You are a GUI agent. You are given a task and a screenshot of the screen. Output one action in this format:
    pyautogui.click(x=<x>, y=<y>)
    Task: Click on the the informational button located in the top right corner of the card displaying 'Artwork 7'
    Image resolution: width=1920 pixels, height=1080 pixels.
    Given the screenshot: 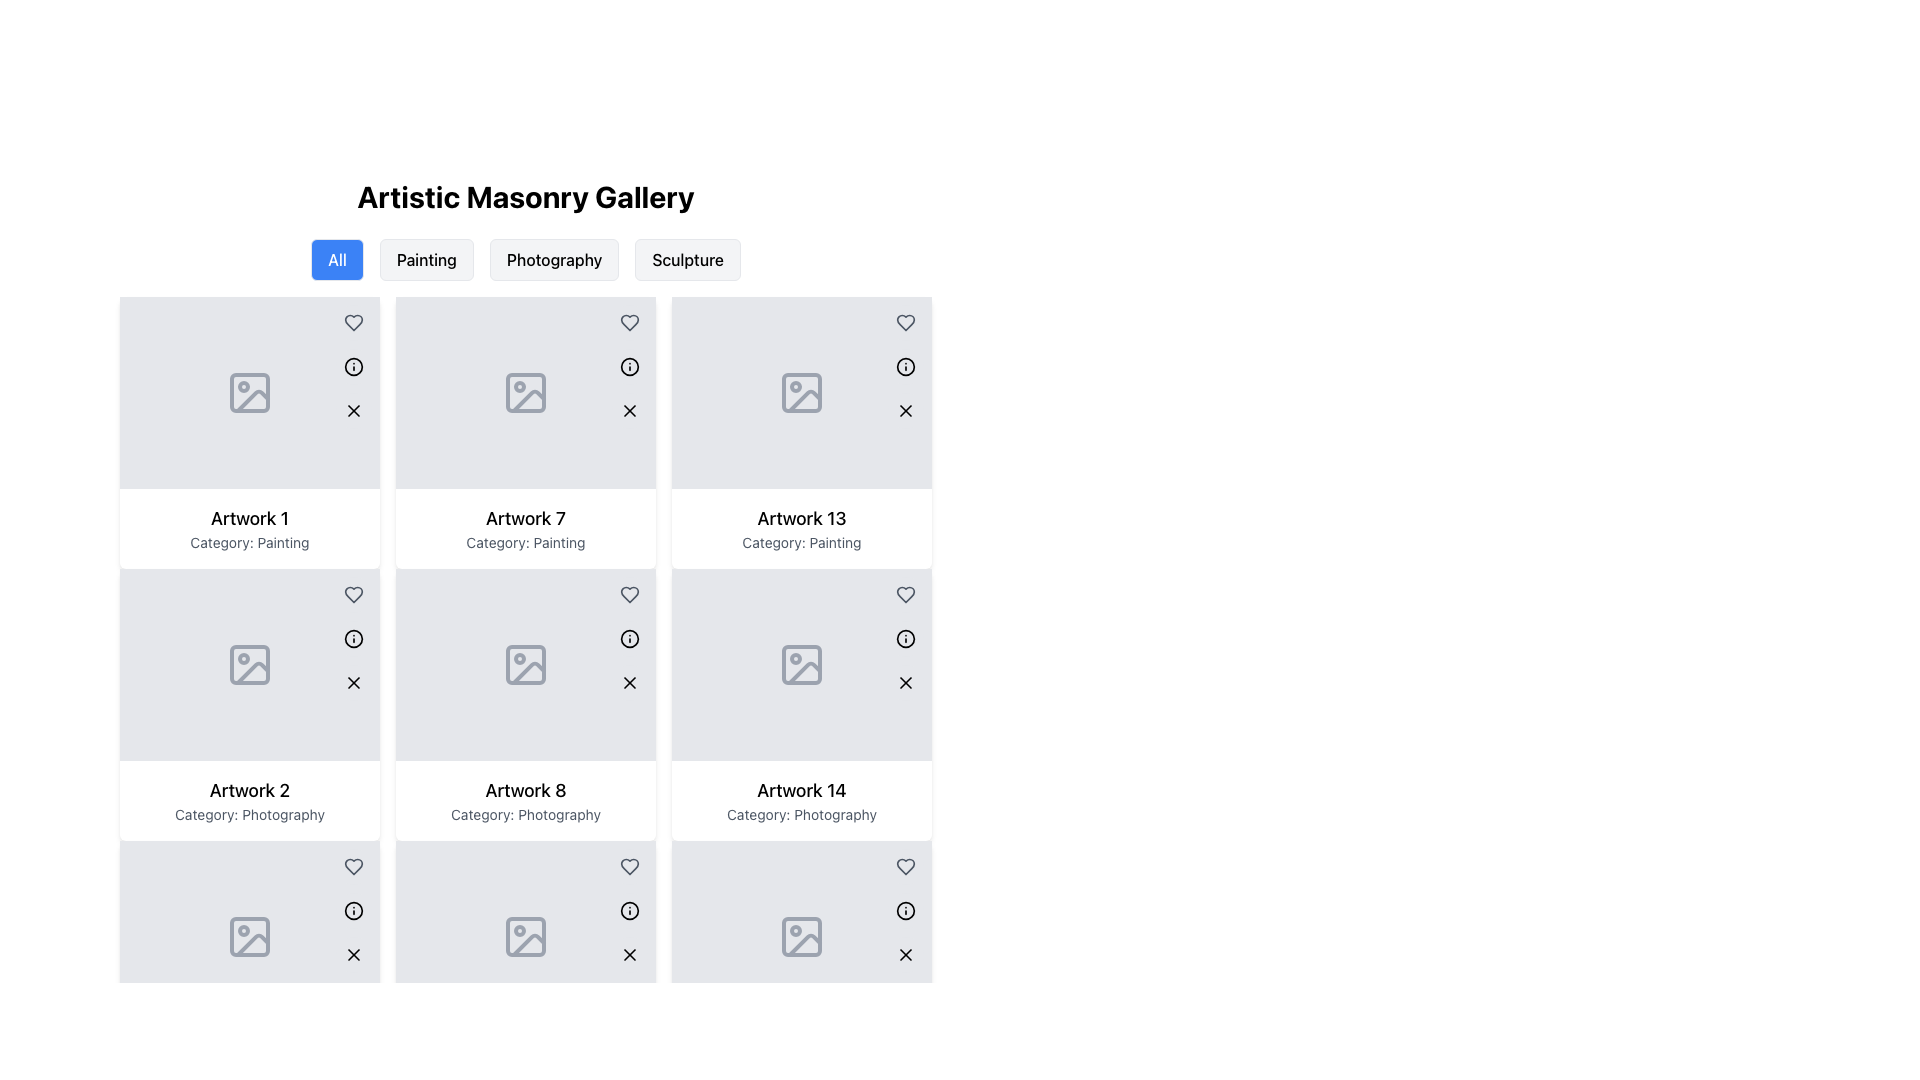 What is the action you would take?
    pyautogui.click(x=628, y=366)
    